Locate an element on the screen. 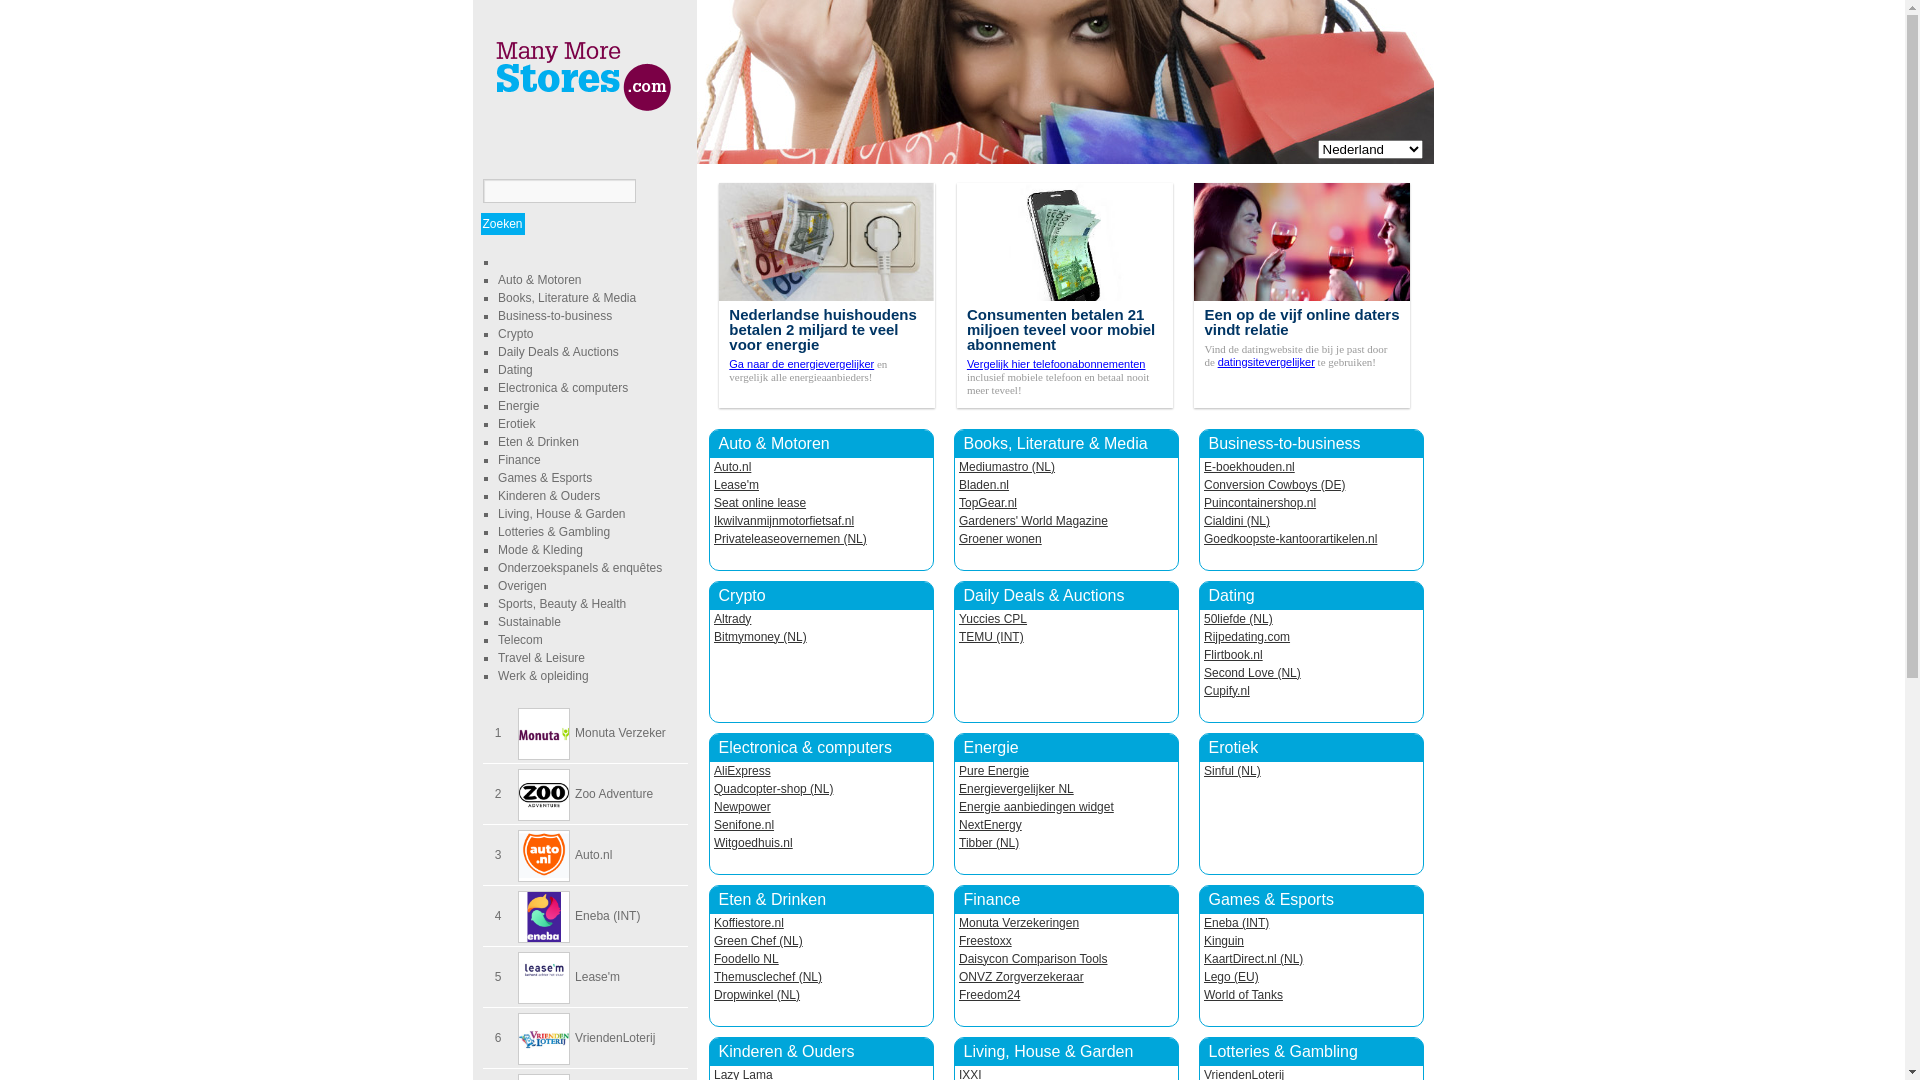  'Foodello NL' is located at coordinates (714, 958).